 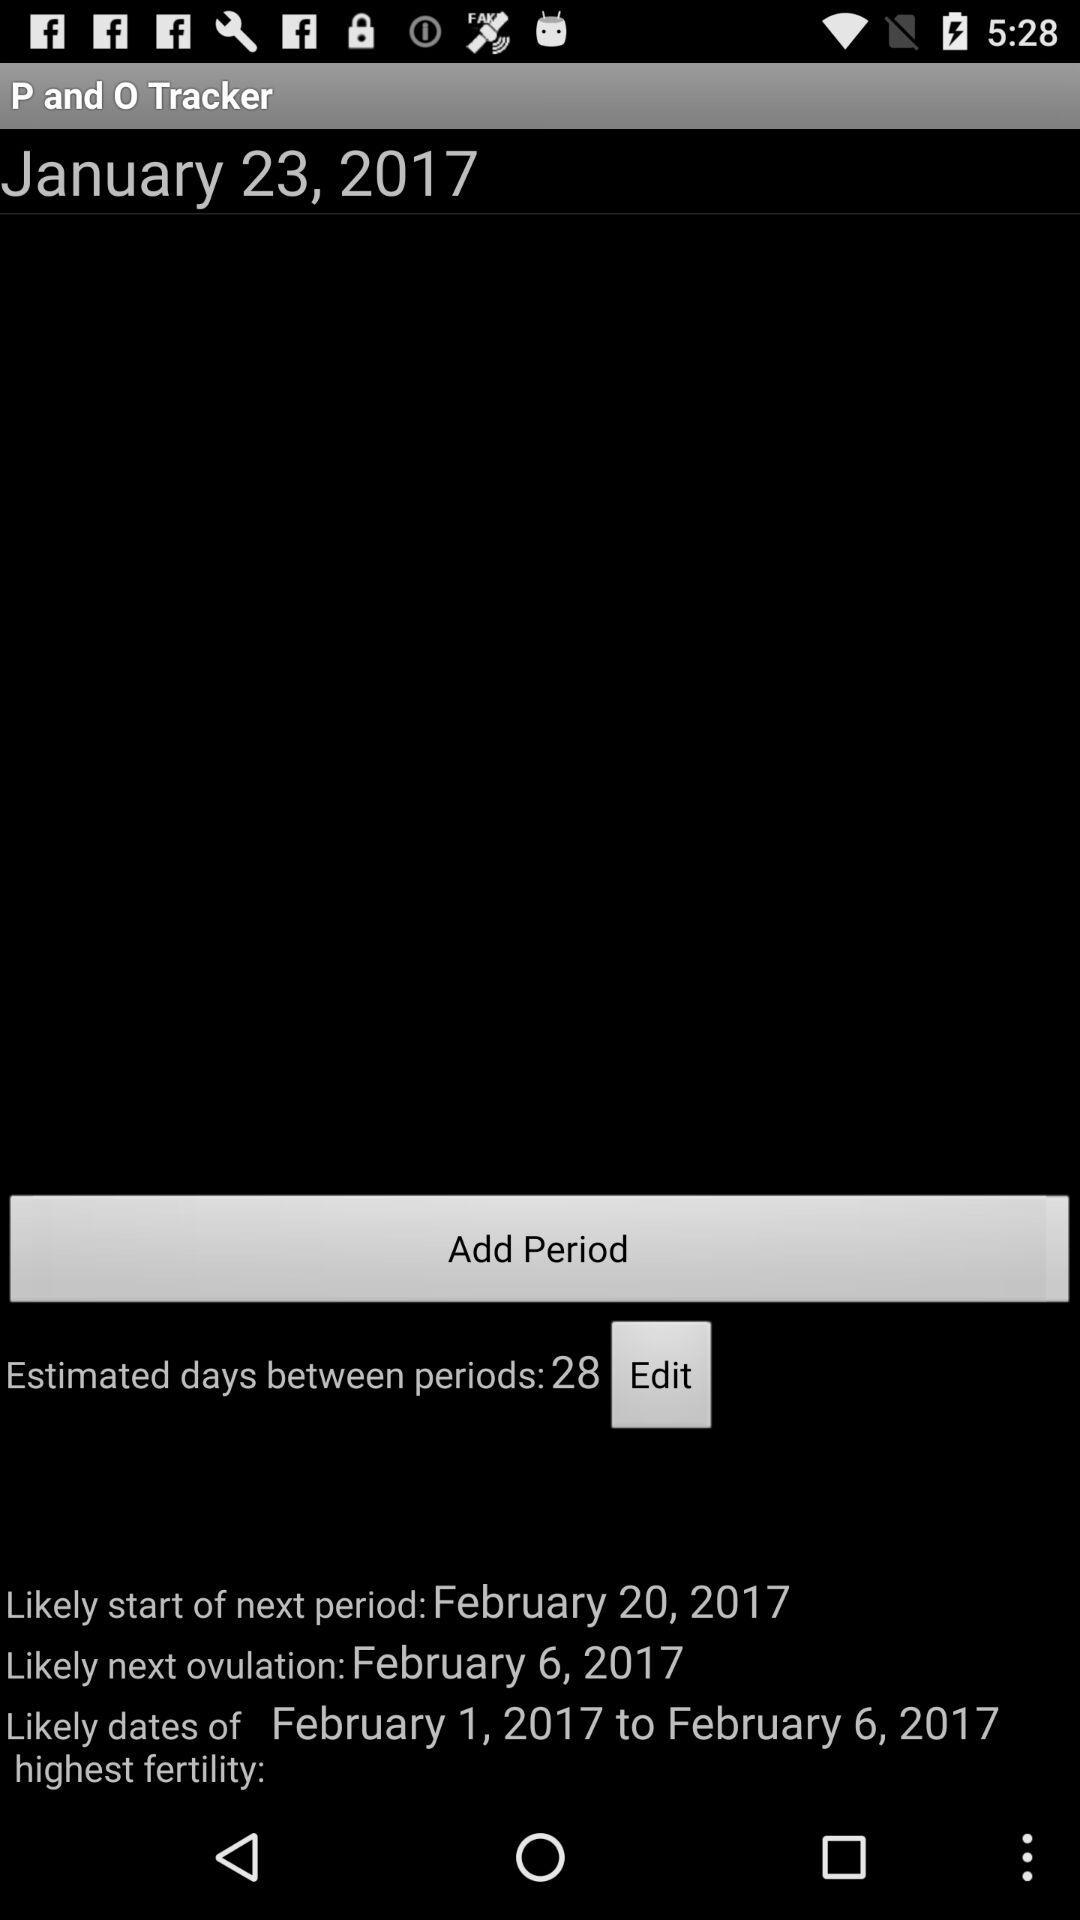 I want to click on the icon above the february 20, 2017, so click(x=661, y=1379).